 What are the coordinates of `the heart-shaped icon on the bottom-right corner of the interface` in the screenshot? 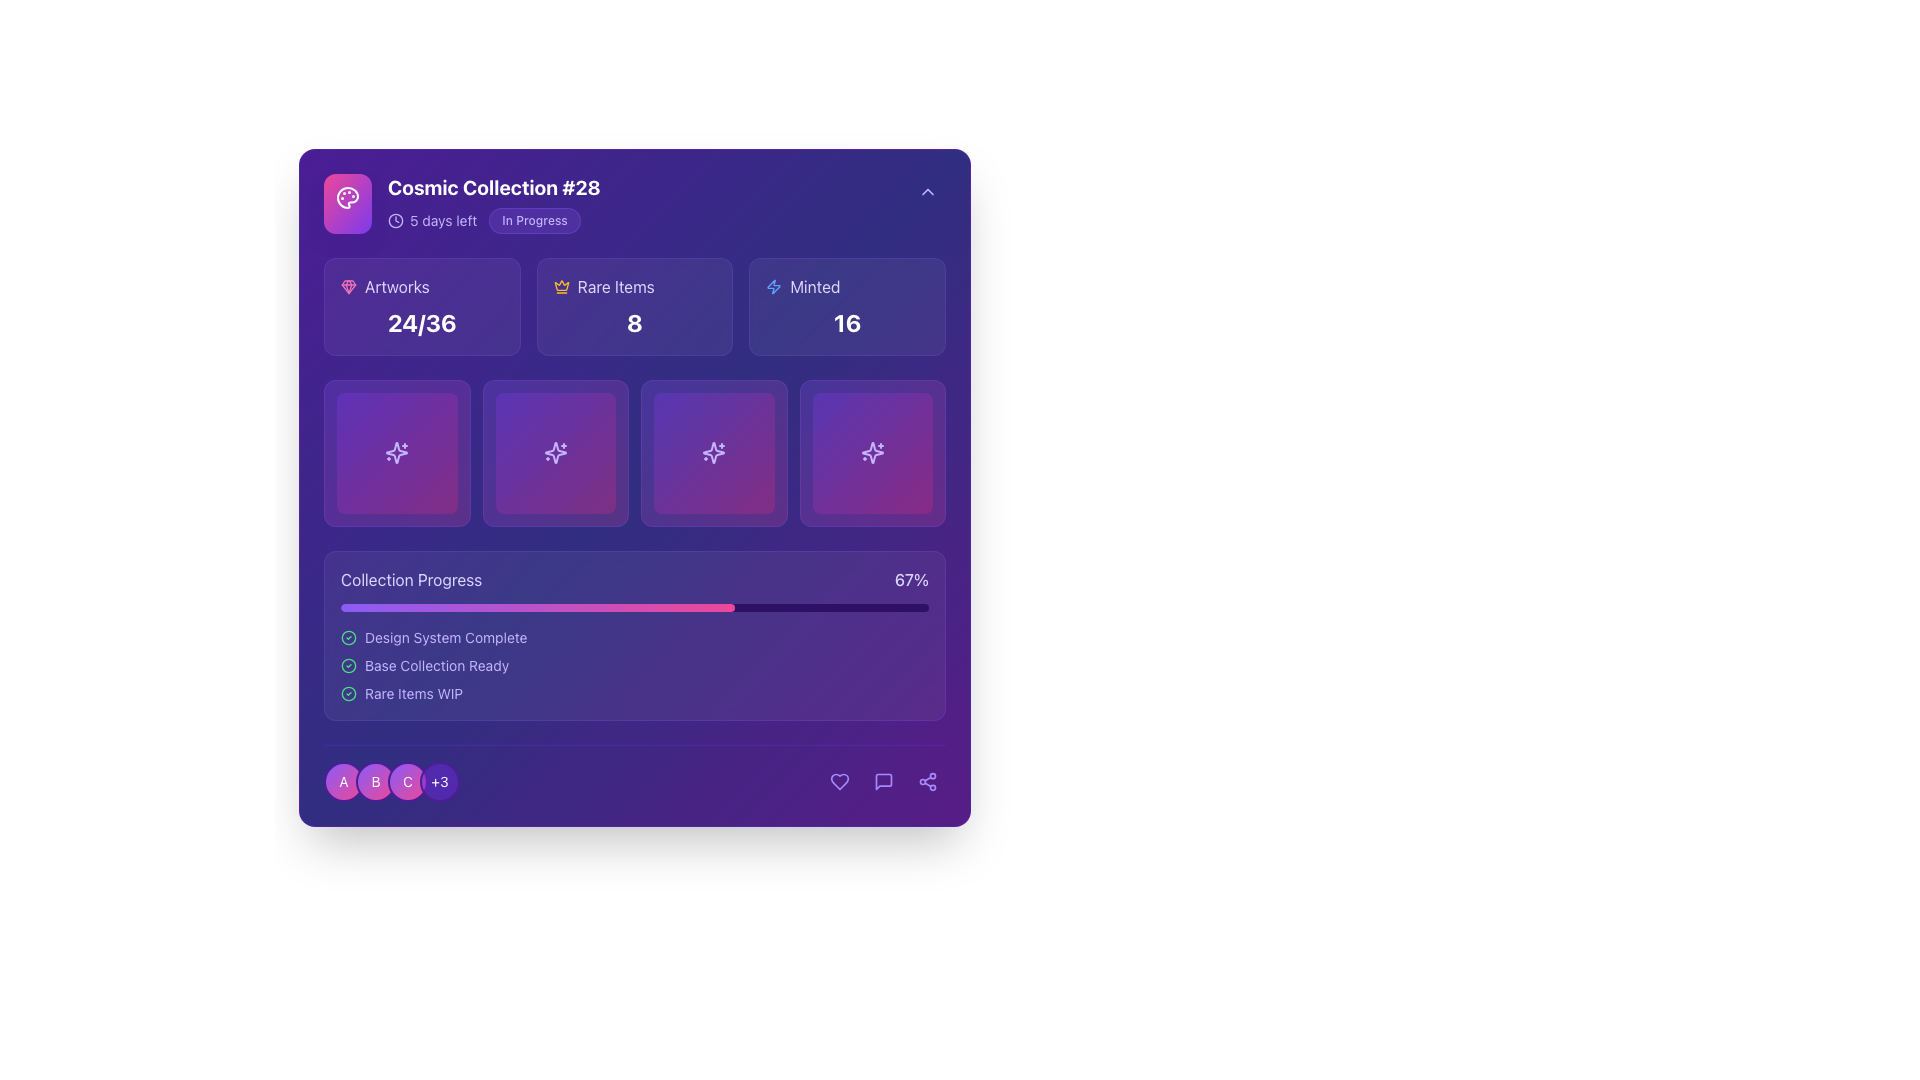 It's located at (840, 780).